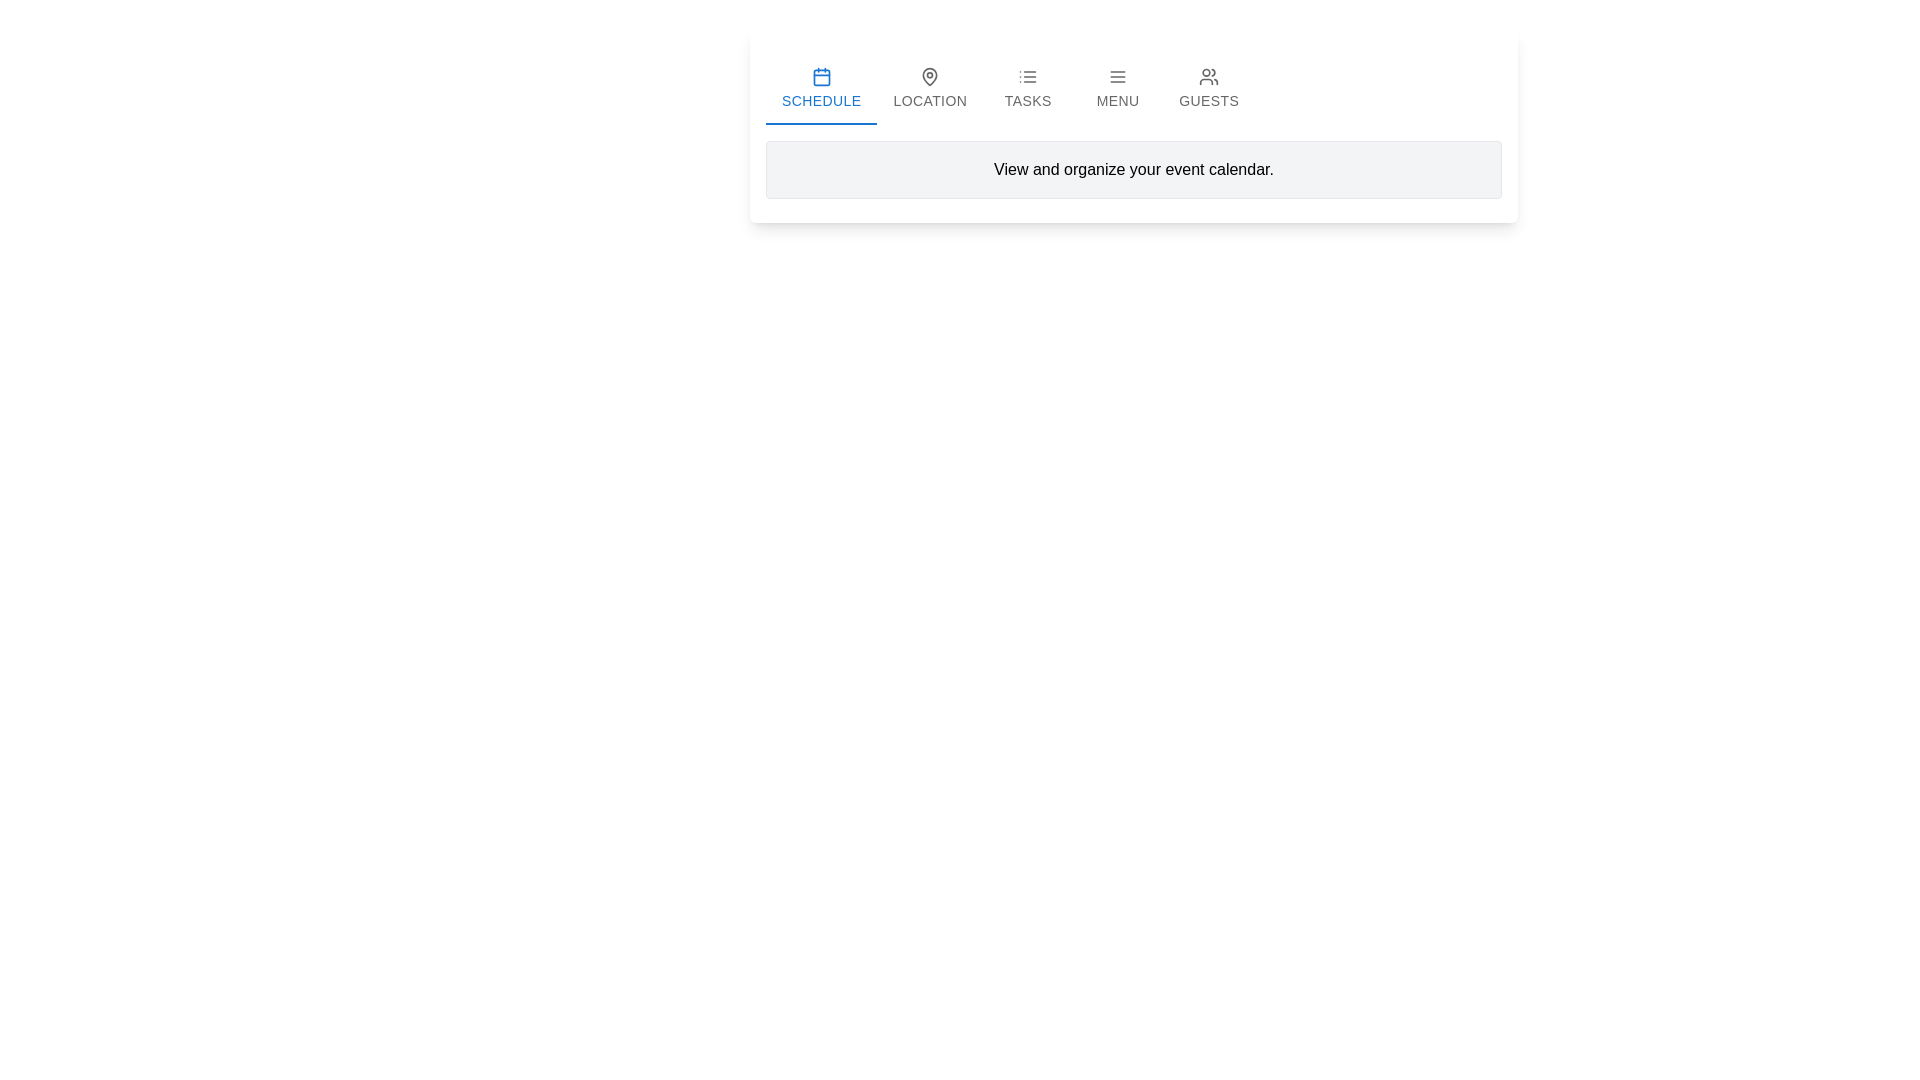 Image resolution: width=1920 pixels, height=1080 pixels. I want to click on the 'Schedule' tab icon, which visually represents a calendar and is located above the 'SCHEDULE' label in the navigation bar, so click(821, 76).